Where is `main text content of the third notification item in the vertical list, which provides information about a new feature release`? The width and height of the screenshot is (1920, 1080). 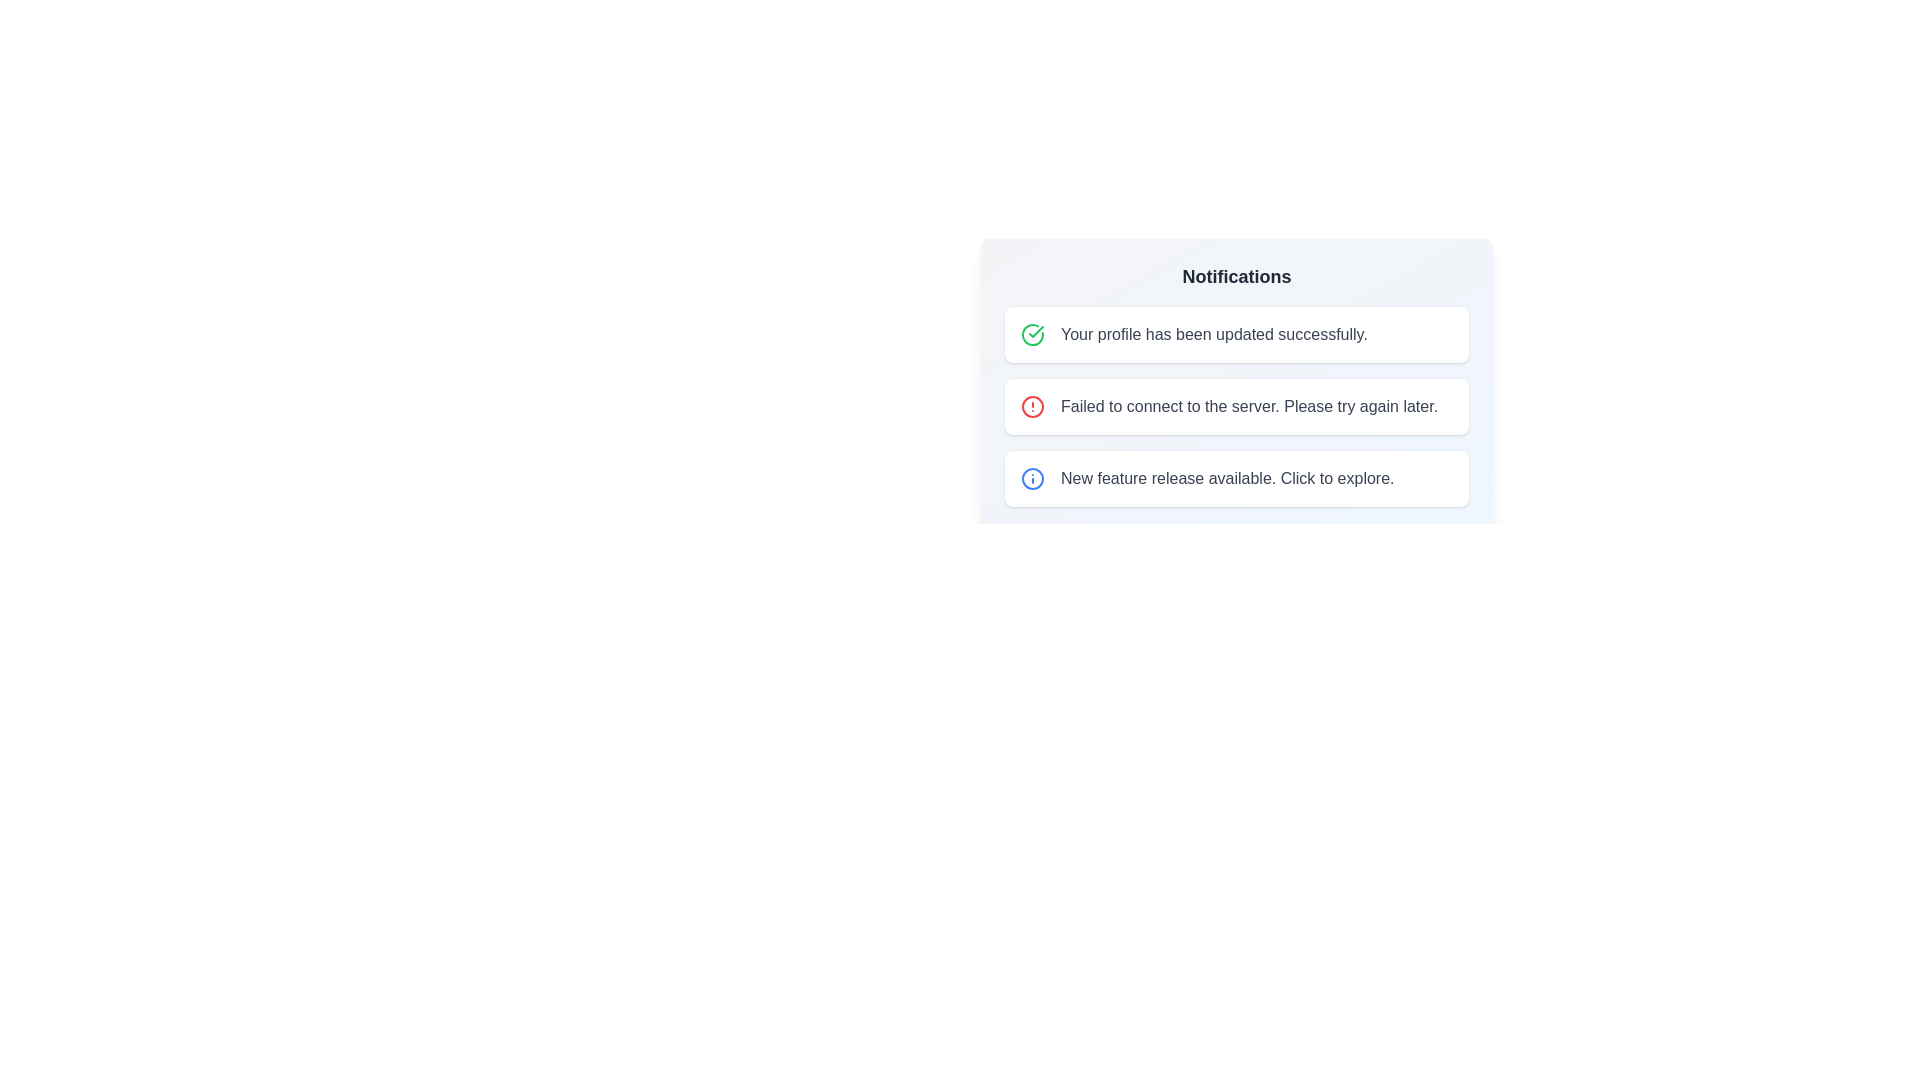 main text content of the third notification item in the vertical list, which provides information about a new feature release is located at coordinates (1226, 478).